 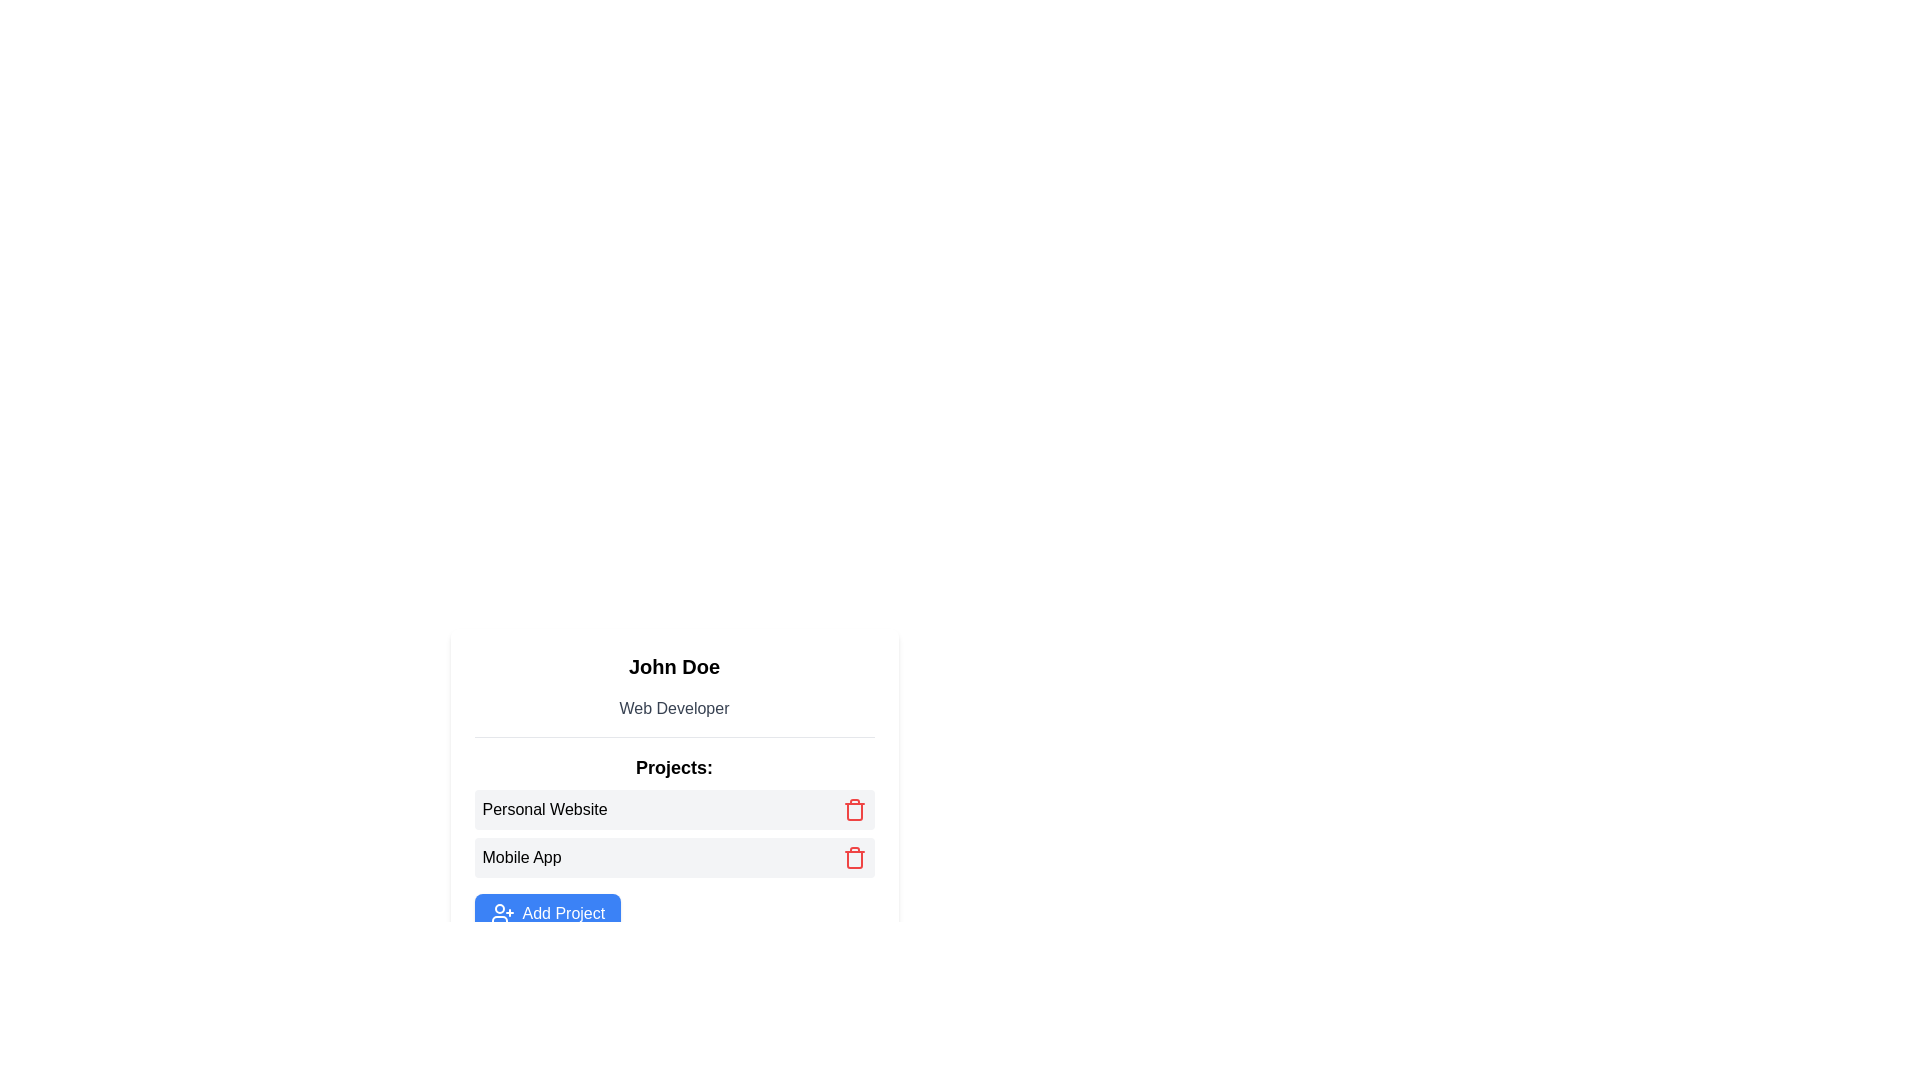 I want to click on the user icon with a plus sign within the 'Add Project' button to trigger a tooltip or visual feedback, so click(x=502, y=914).